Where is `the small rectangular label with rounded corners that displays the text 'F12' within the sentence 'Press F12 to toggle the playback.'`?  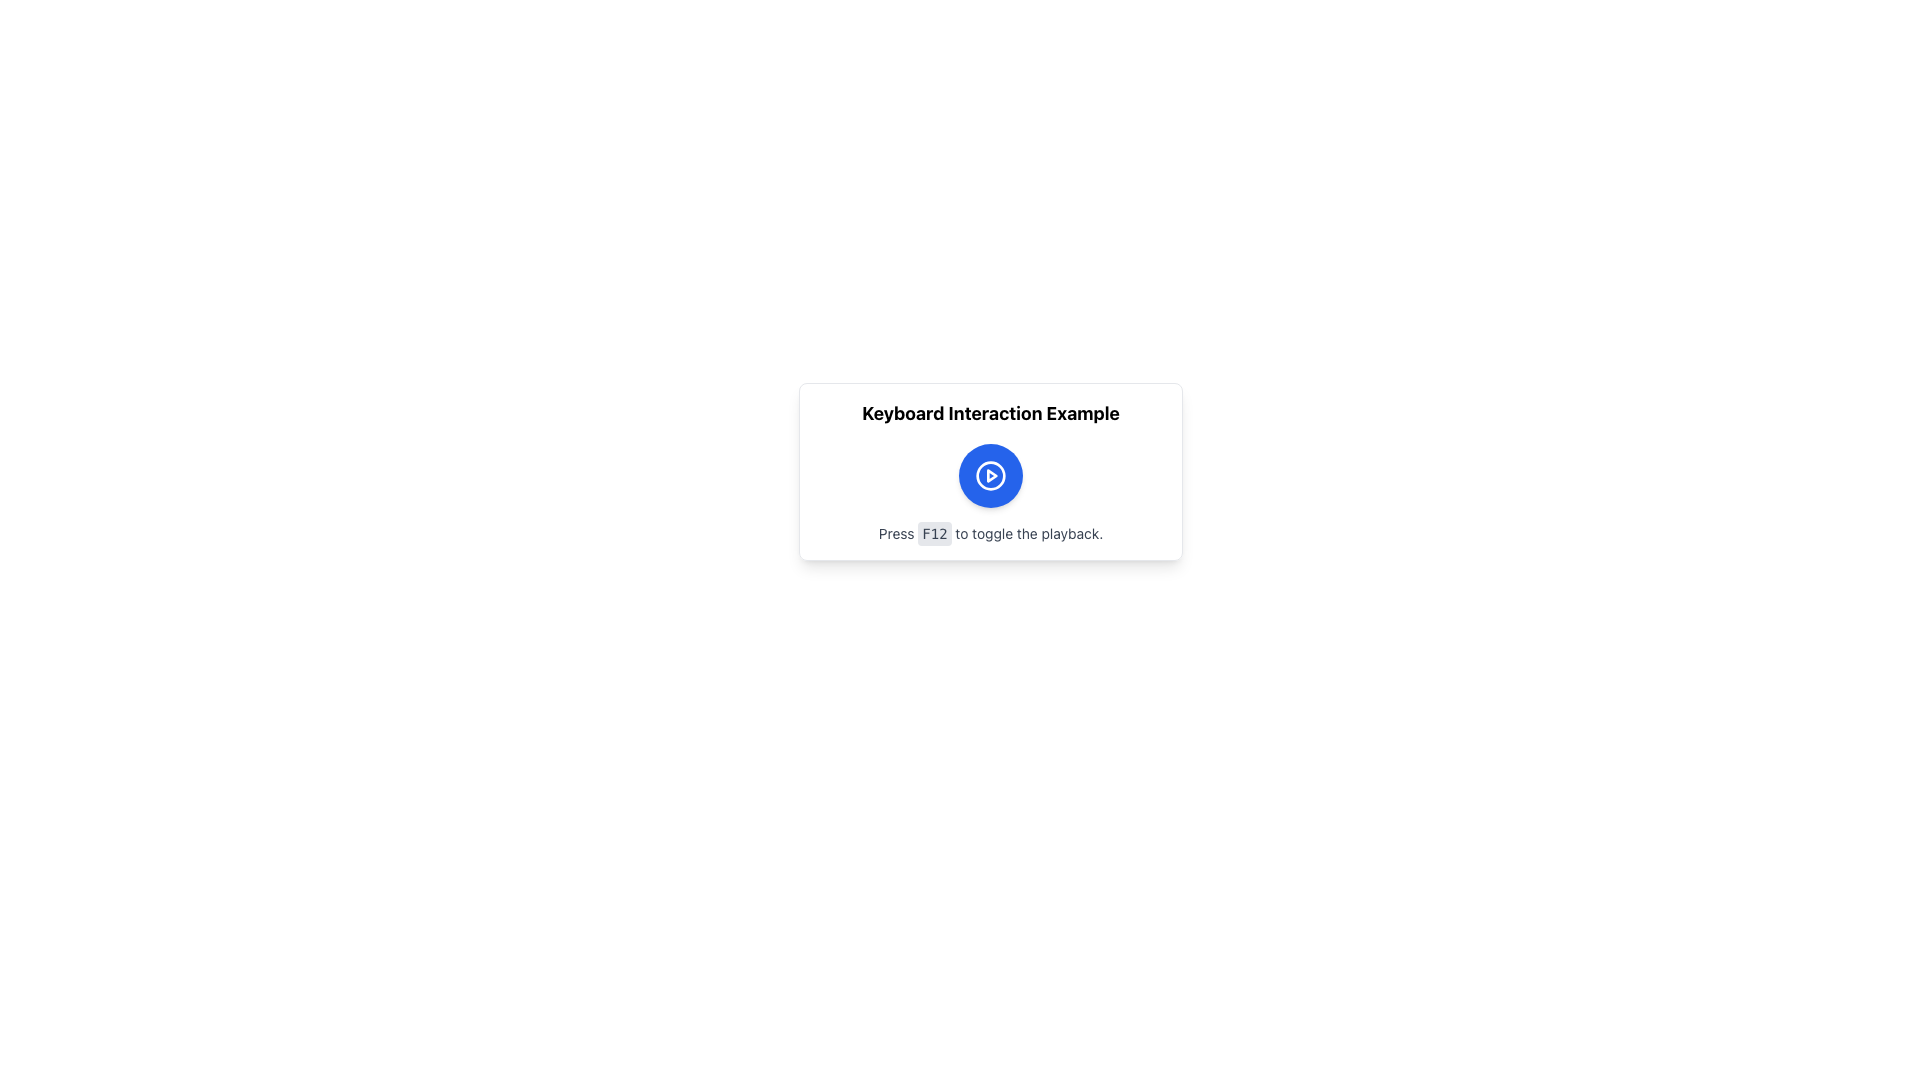 the small rectangular label with rounded corners that displays the text 'F12' within the sentence 'Press F12 to toggle the playback.' is located at coordinates (934, 532).